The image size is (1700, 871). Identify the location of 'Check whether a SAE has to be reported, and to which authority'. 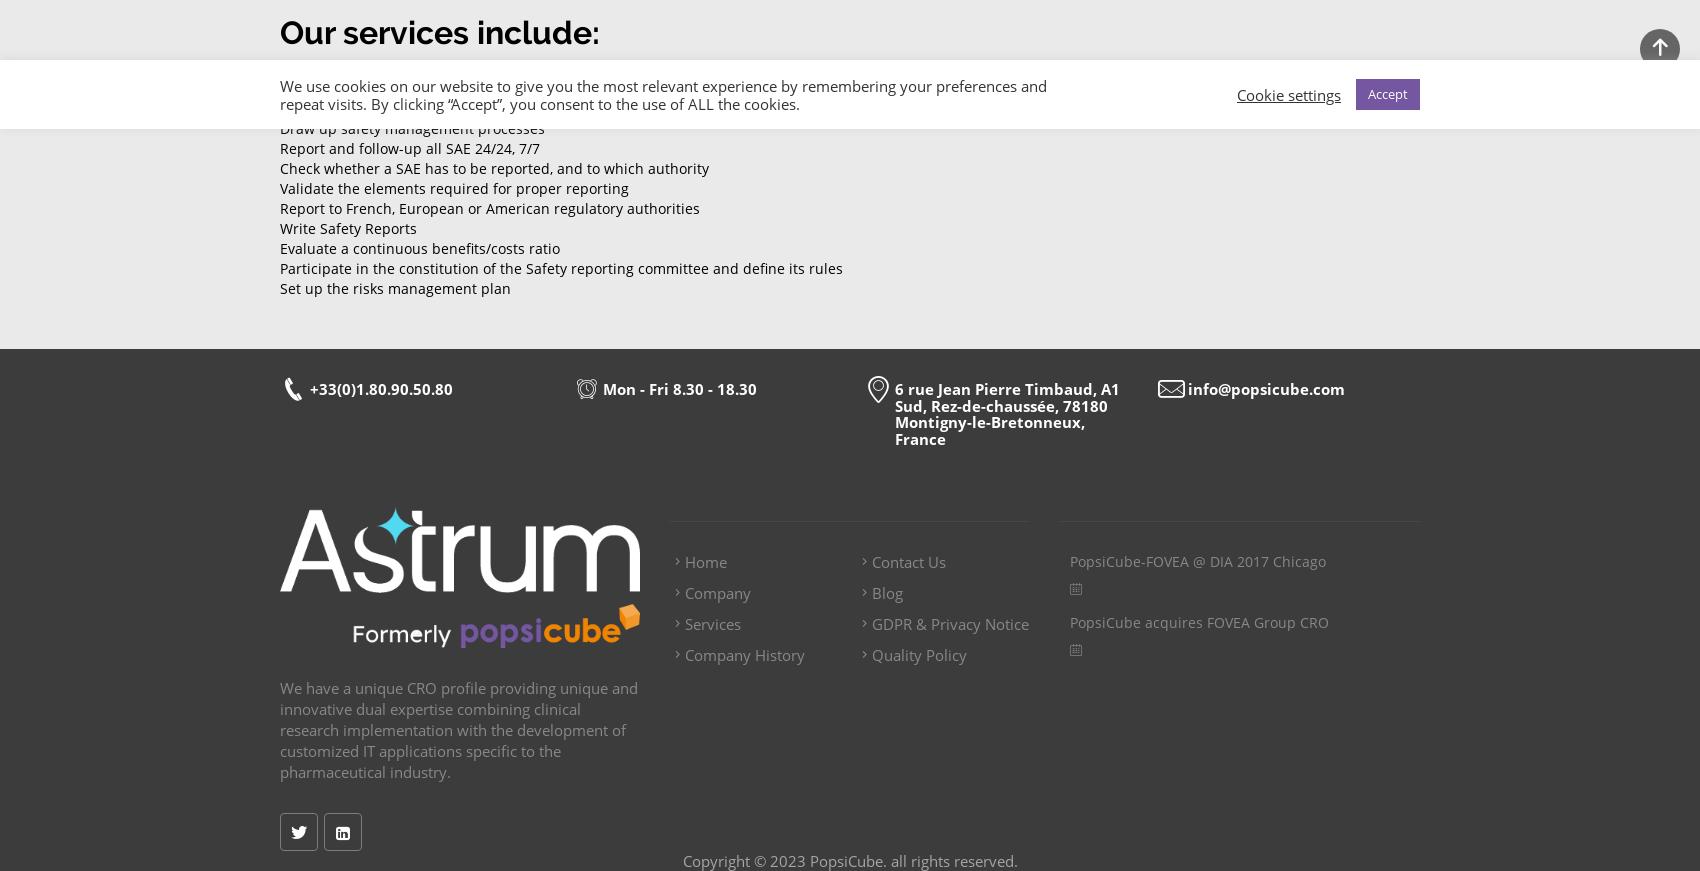
(494, 168).